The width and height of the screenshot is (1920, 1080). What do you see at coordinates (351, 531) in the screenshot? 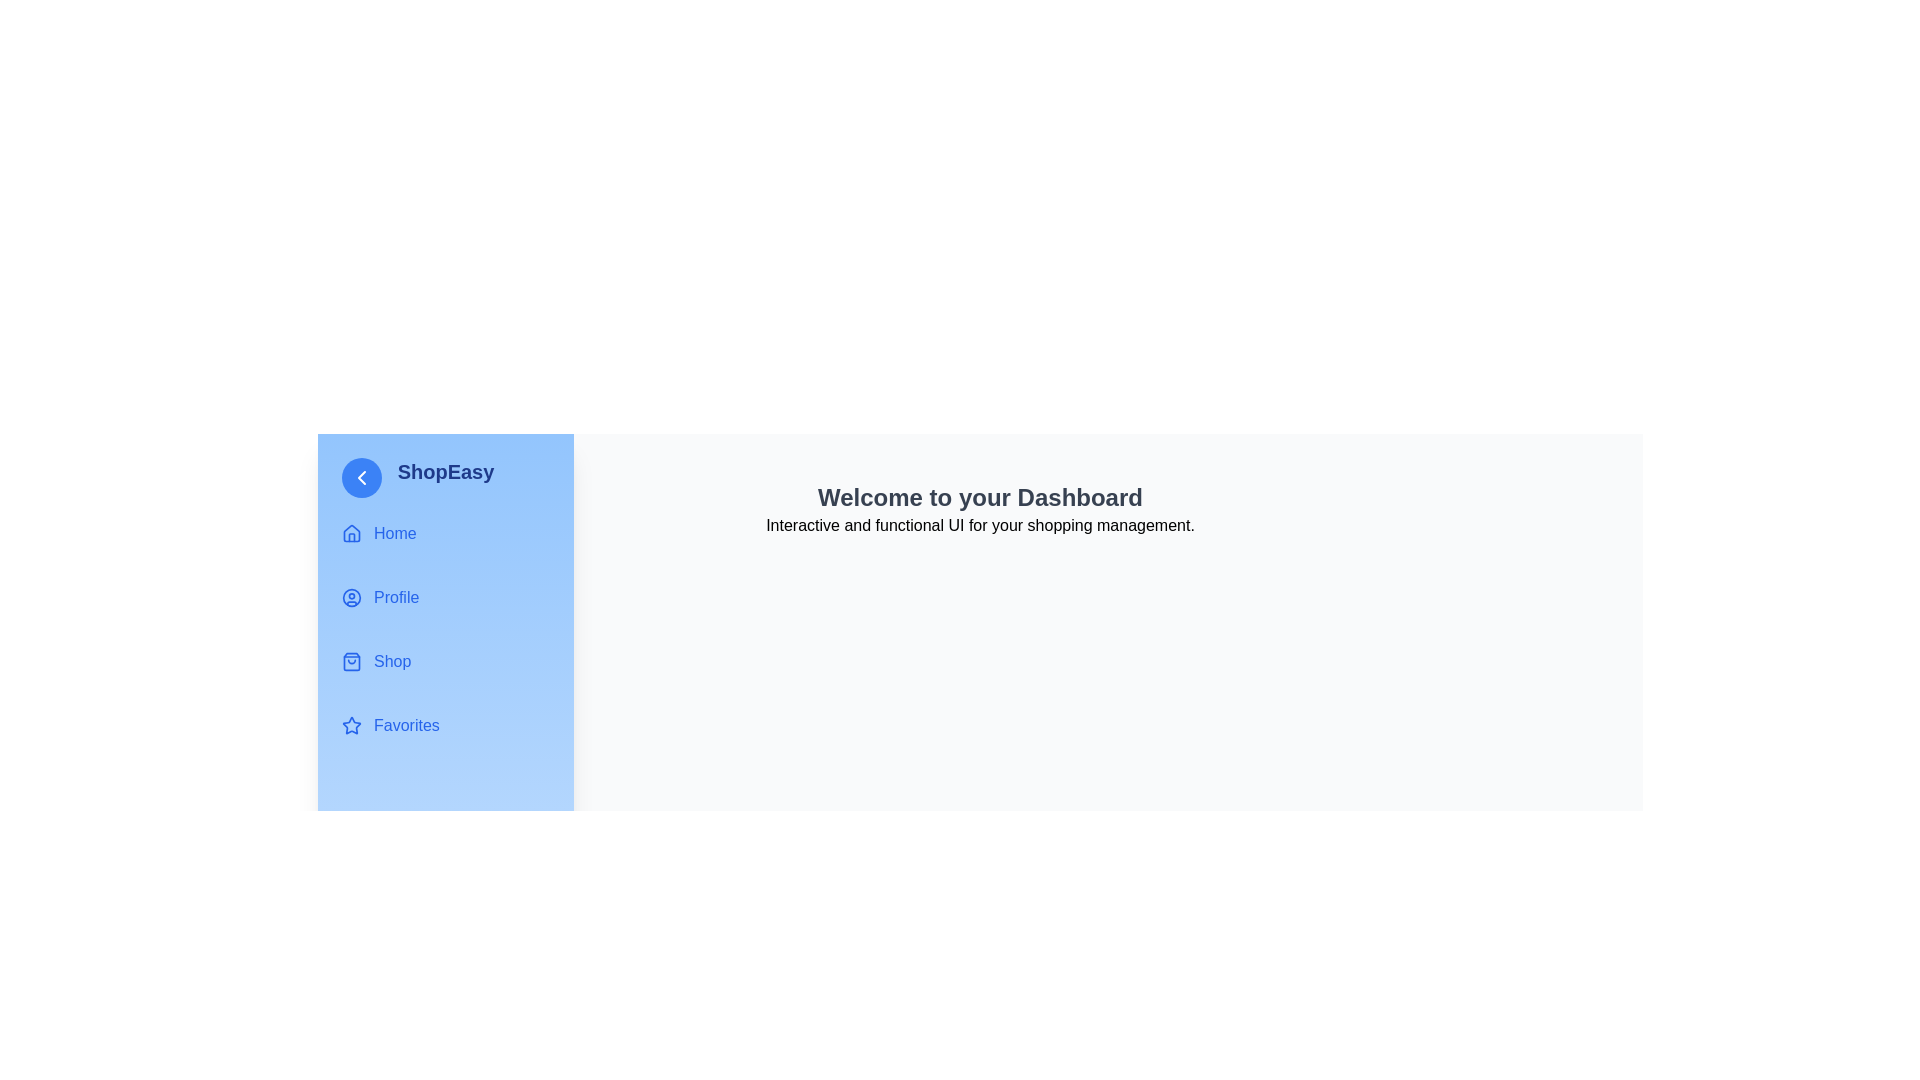
I see `the 'Home' menu icon located in the left sidebar of the application, which is positioned below the 'ShopEasy' header` at bounding box center [351, 531].